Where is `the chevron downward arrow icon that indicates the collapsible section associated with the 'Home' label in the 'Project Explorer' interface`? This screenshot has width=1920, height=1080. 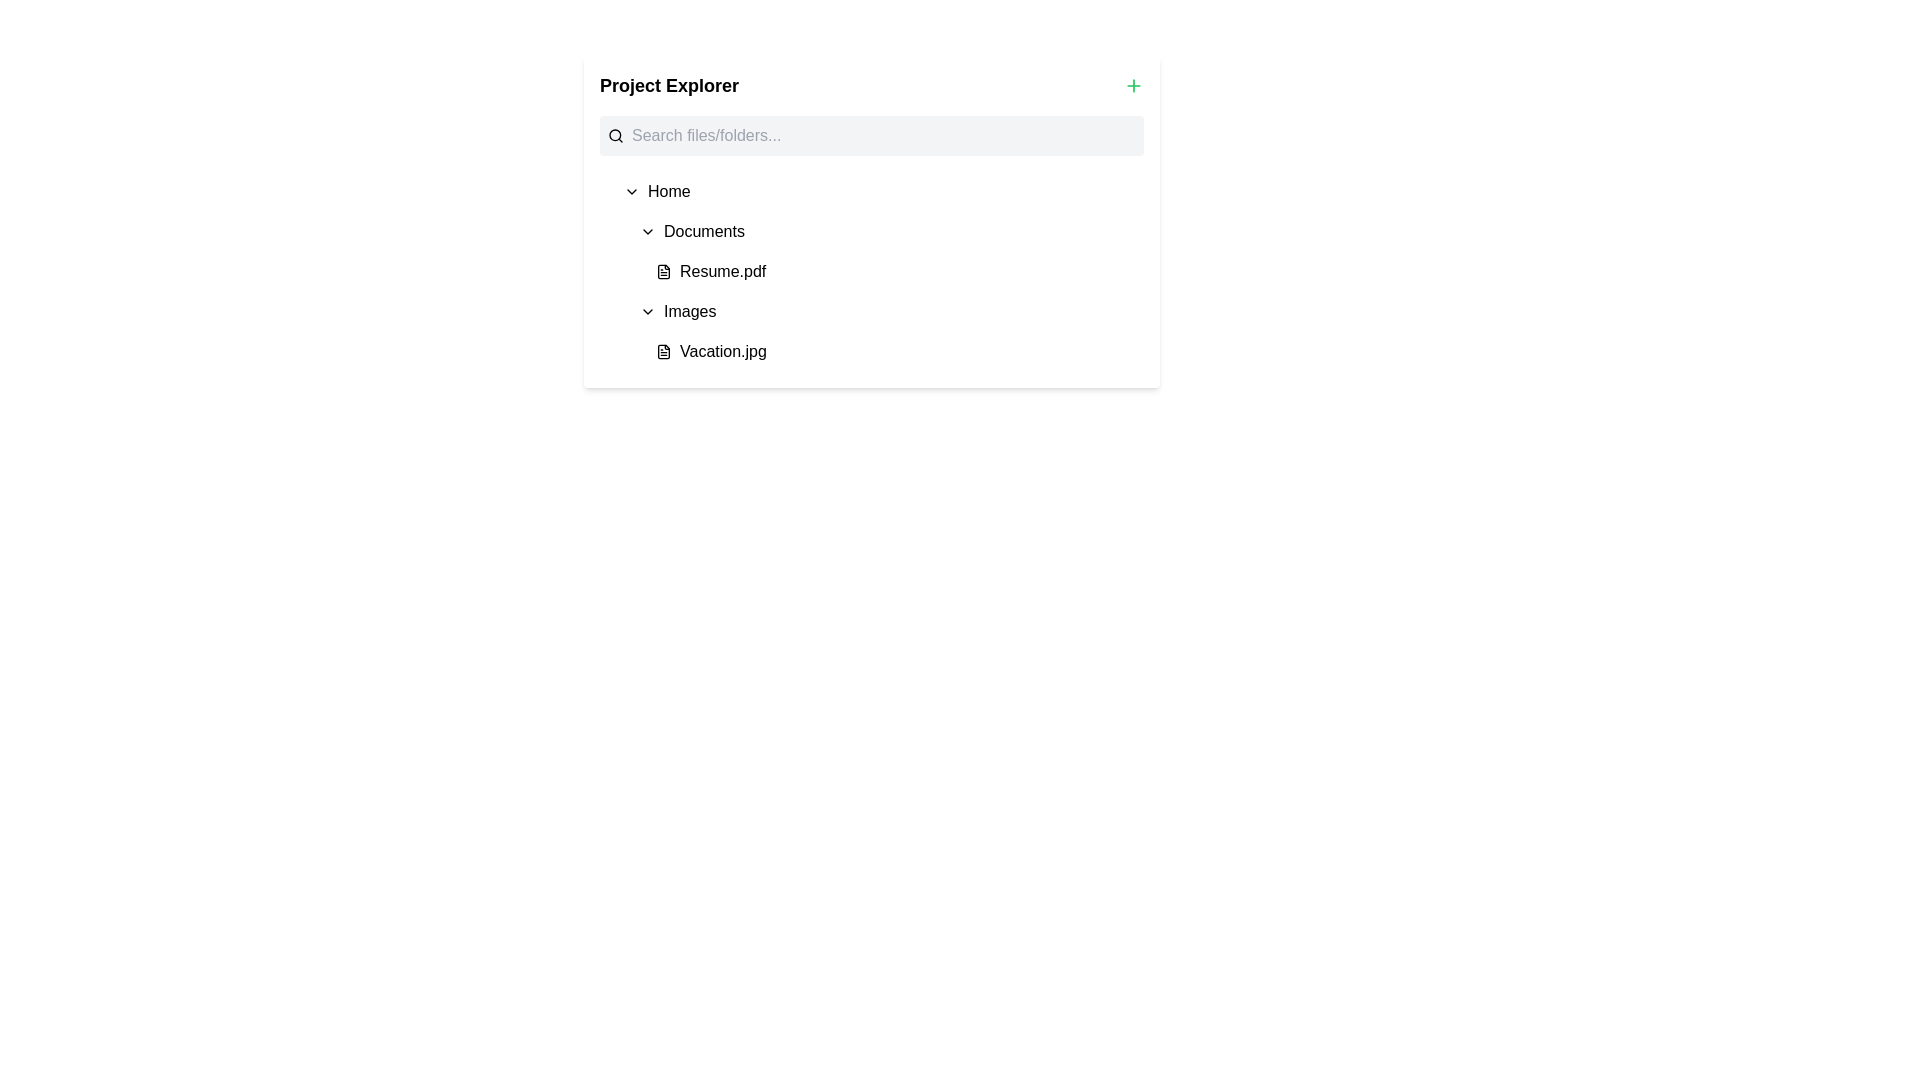
the chevron downward arrow icon that indicates the collapsible section associated with the 'Home' label in the 'Project Explorer' interface is located at coordinates (631, 192).